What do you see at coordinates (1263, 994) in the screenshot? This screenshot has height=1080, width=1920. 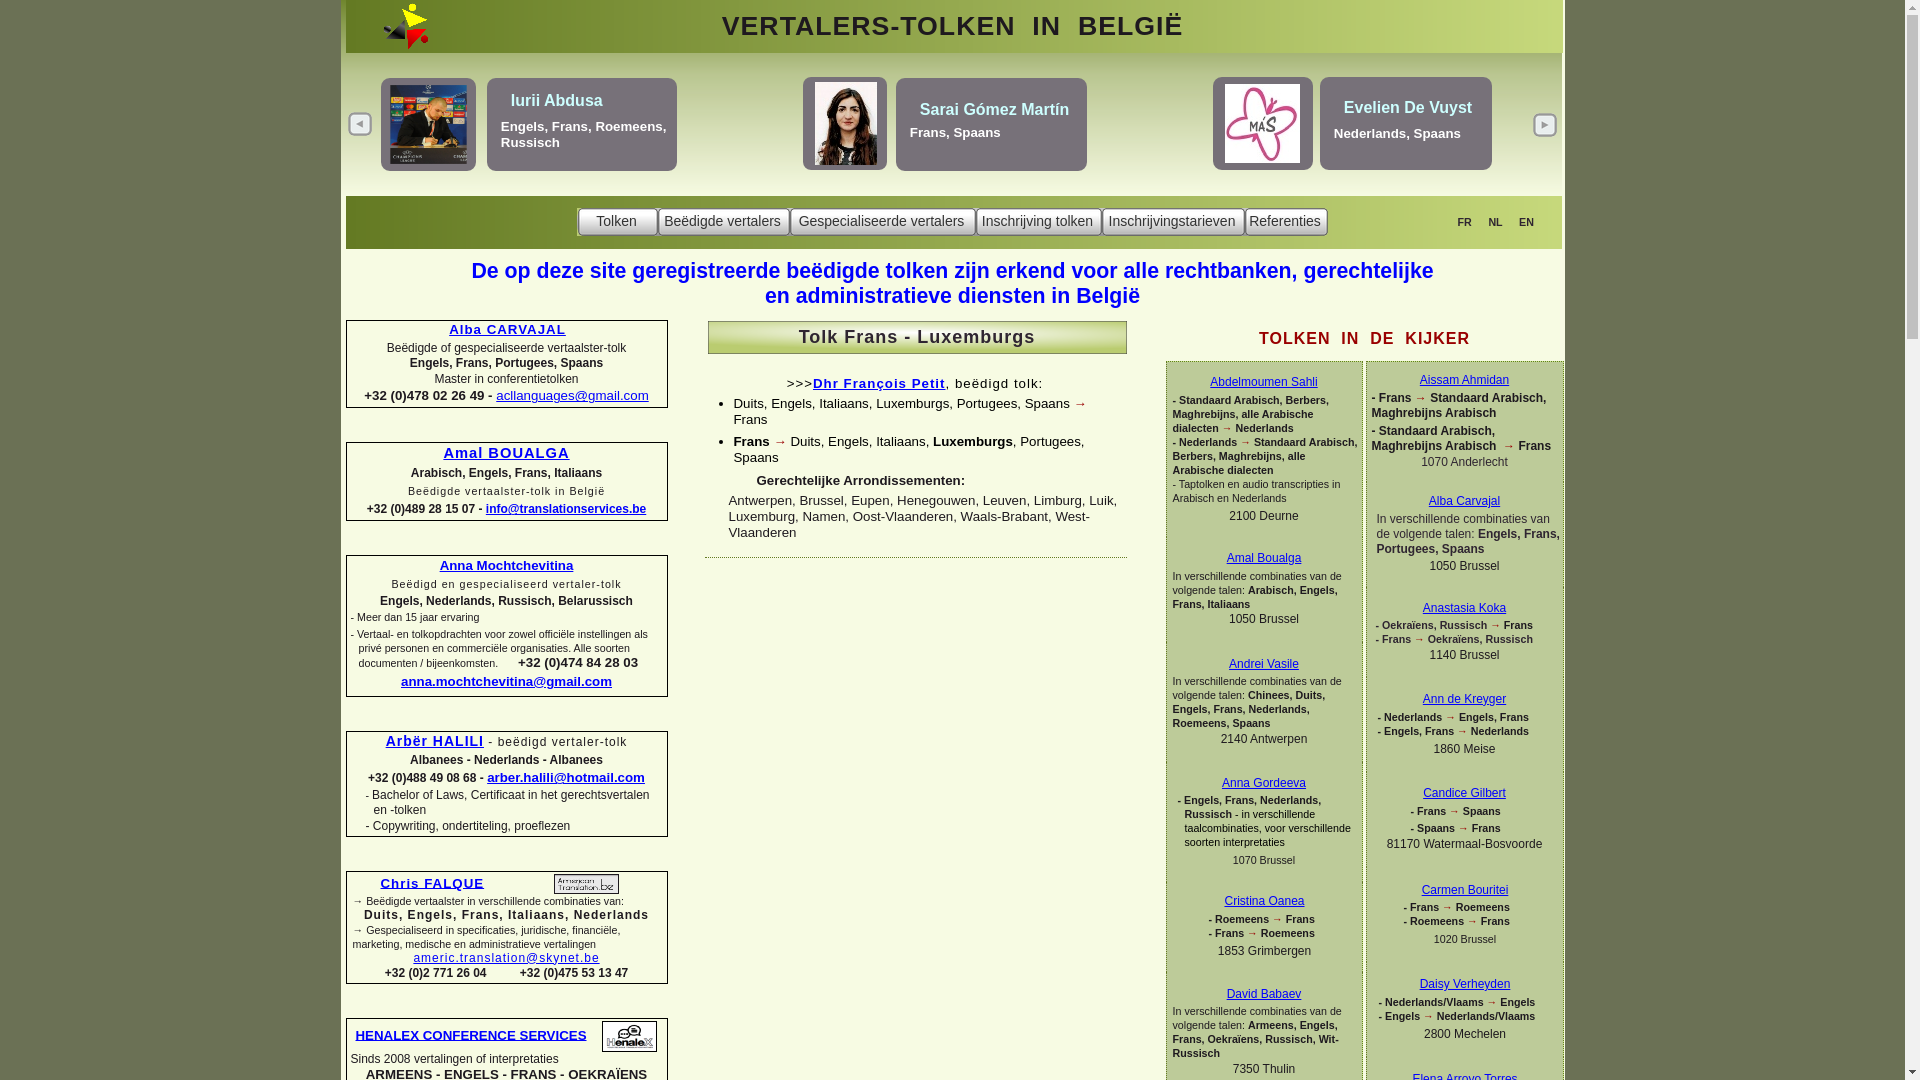 I see `'David Babaev'` at bounding box center [1263, 994].